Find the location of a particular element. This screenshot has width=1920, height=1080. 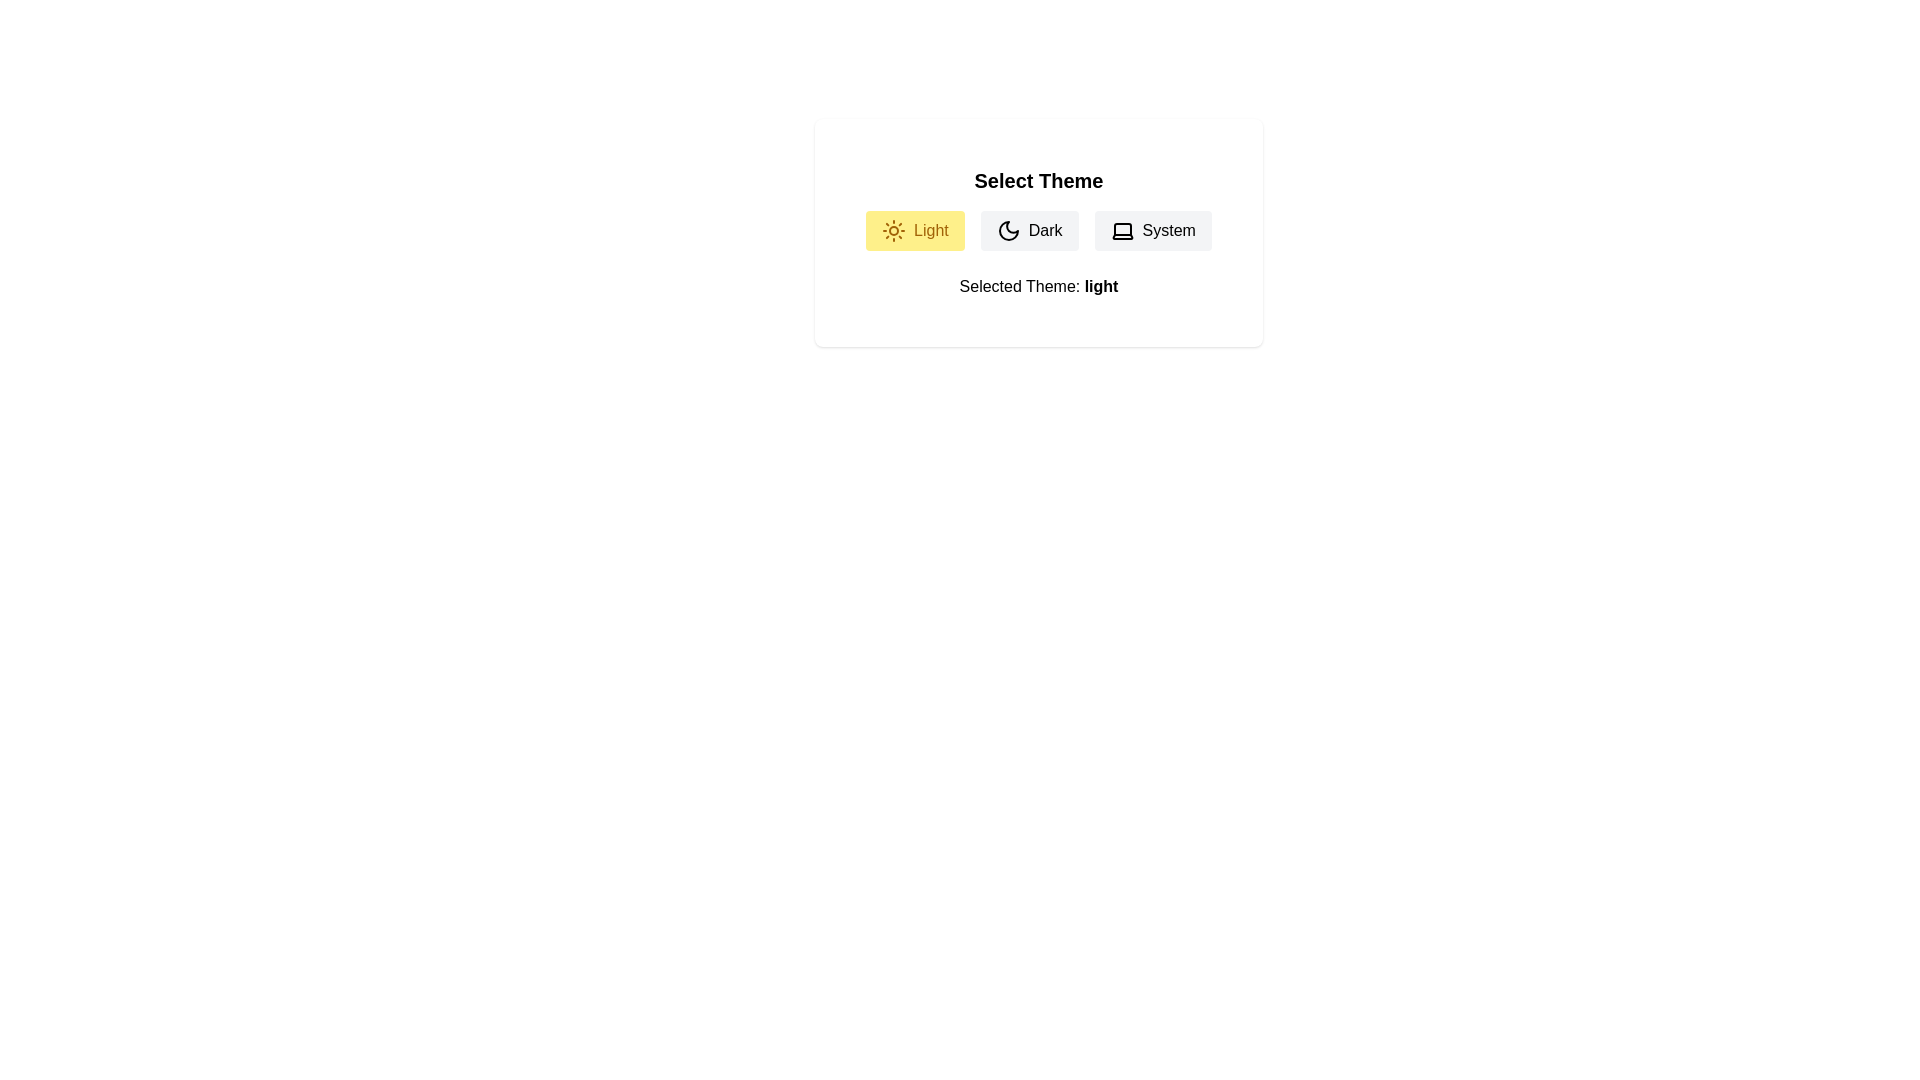

the 'Light' button to select the light theme is located at coordinates (914, 230).